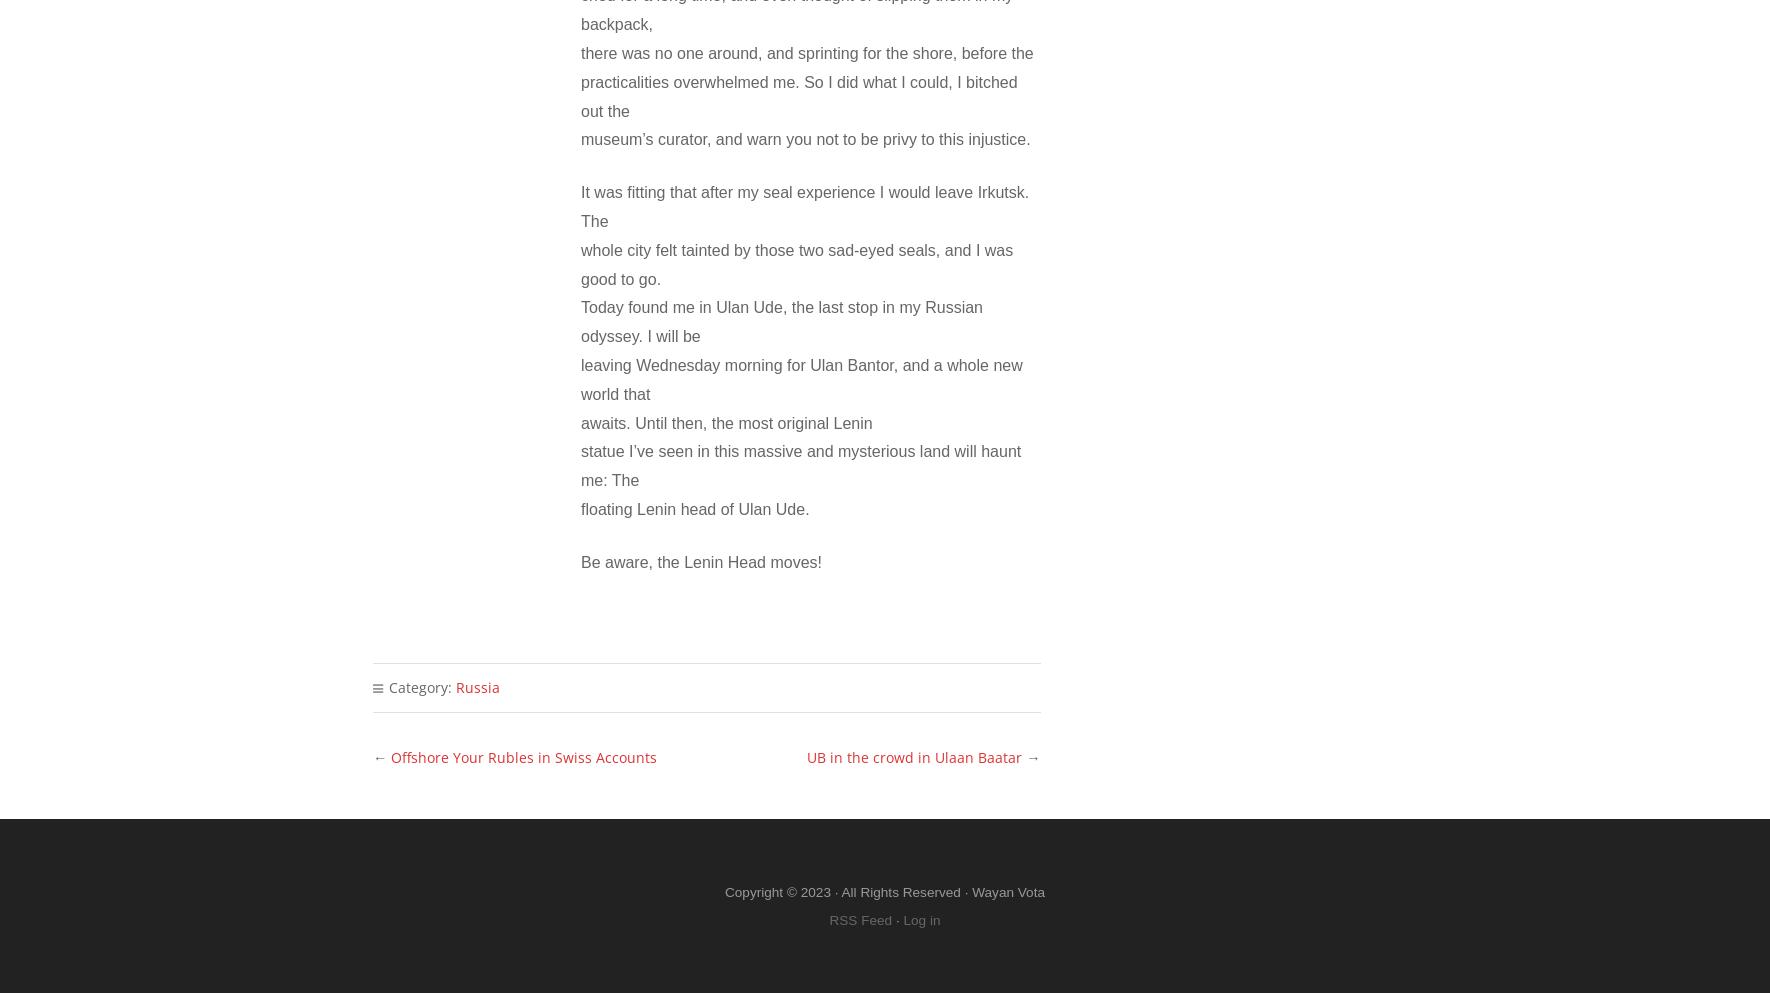 Image resolution: width=1770 pixels, height=993 pixels. Describe the element at coordinates (798, 95) in the screenshot. I see `'practicalities overwhelmed me. So I did what I could, I bitched out the'` at that location.